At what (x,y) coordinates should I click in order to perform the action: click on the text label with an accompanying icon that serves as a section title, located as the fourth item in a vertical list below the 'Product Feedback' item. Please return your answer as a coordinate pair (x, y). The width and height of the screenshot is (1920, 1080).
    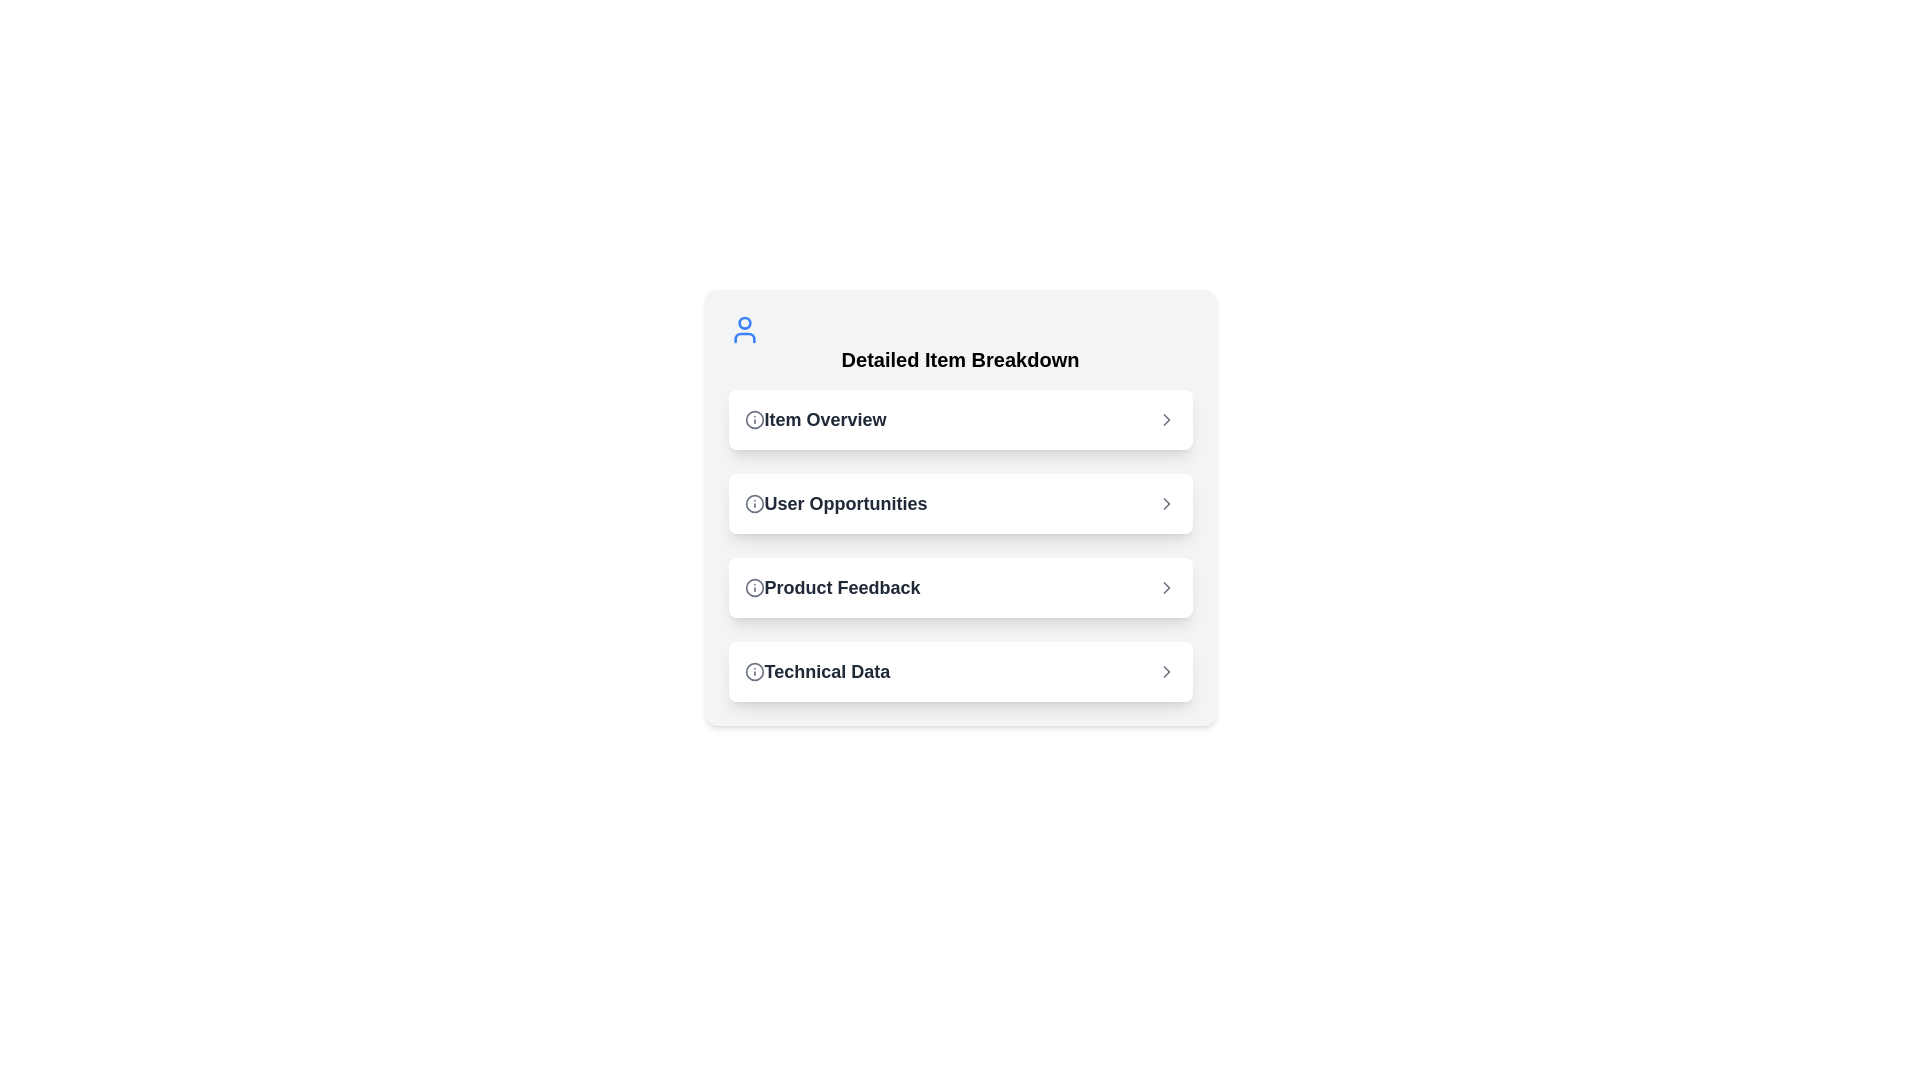
    Looking at the image, I should click on (817, 671).